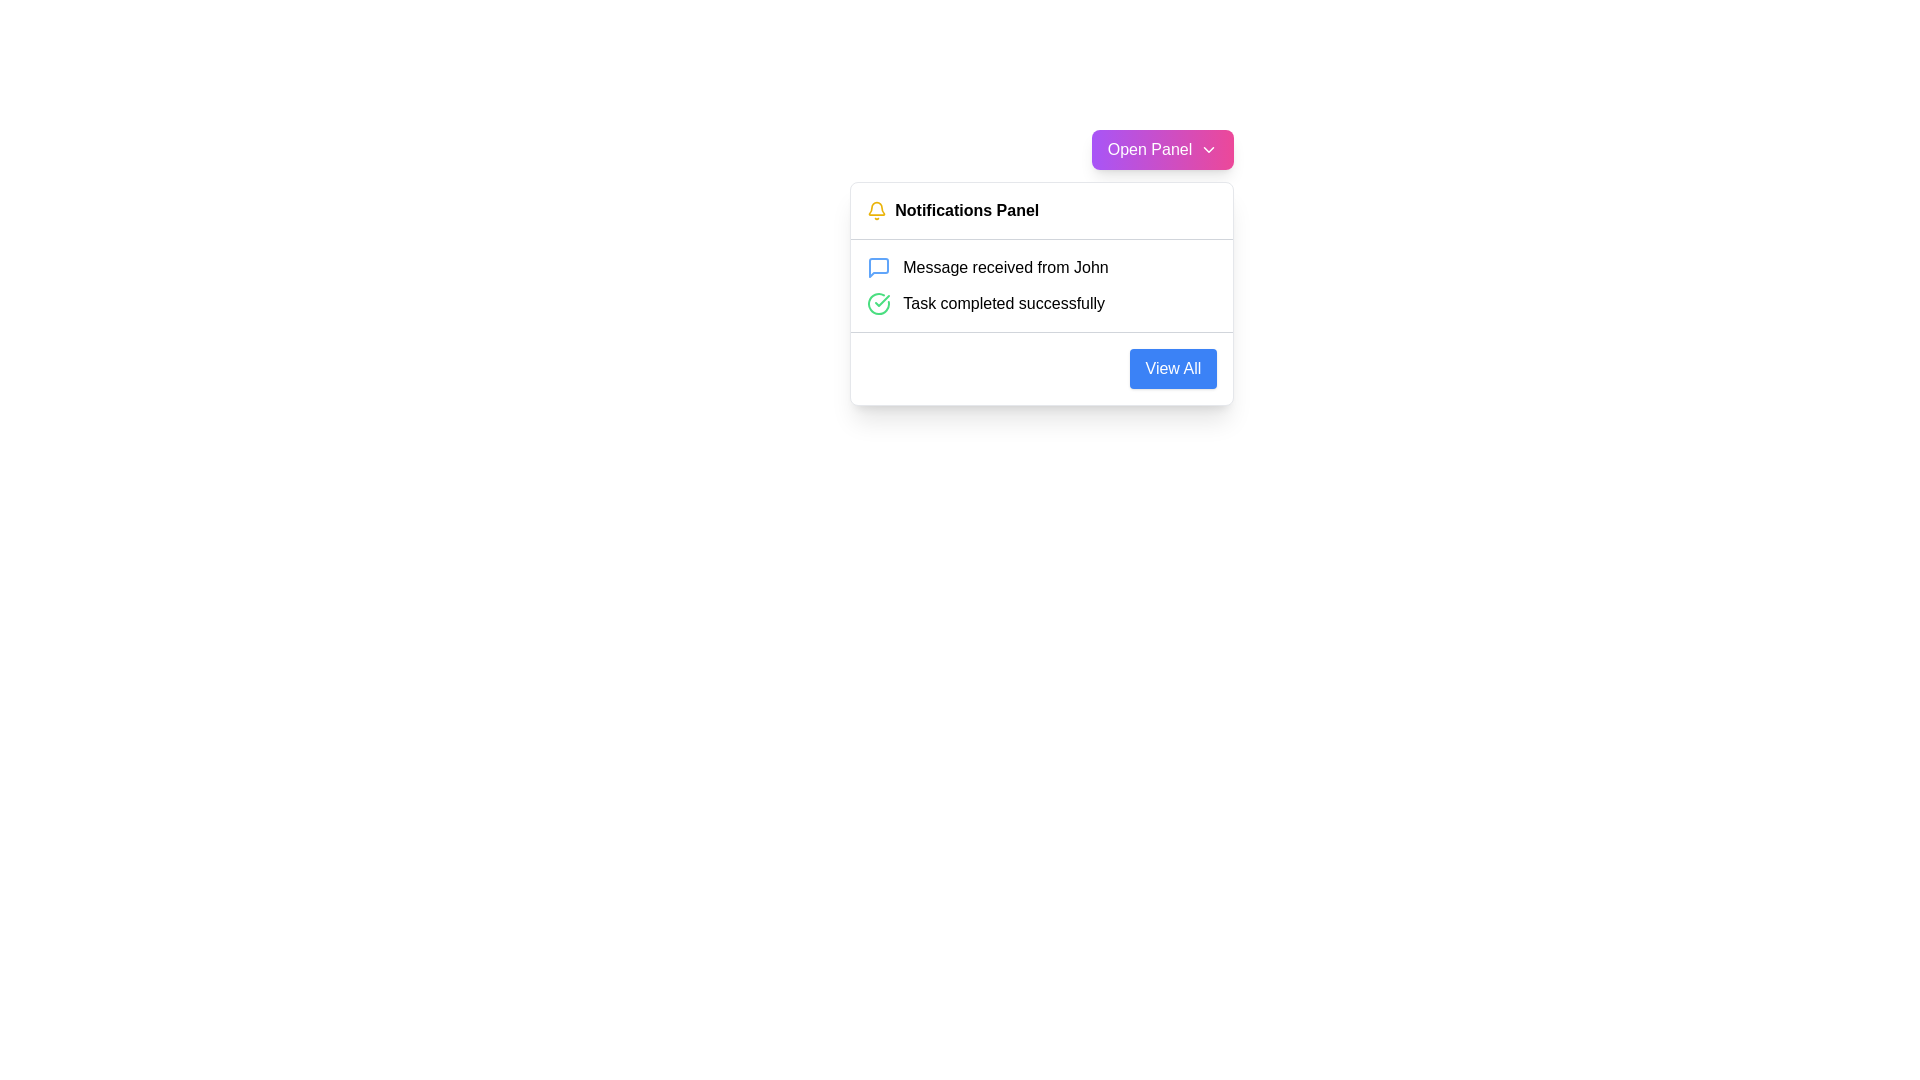  What do you see at coordinates (879, 304) in the screenshot?
I see `the circular icon with a checkmark inside, which has a green outline and indicates that the task was completed successfully. This icon is located to the left of the text in the notifications panel` at bounding box center [879, 304].